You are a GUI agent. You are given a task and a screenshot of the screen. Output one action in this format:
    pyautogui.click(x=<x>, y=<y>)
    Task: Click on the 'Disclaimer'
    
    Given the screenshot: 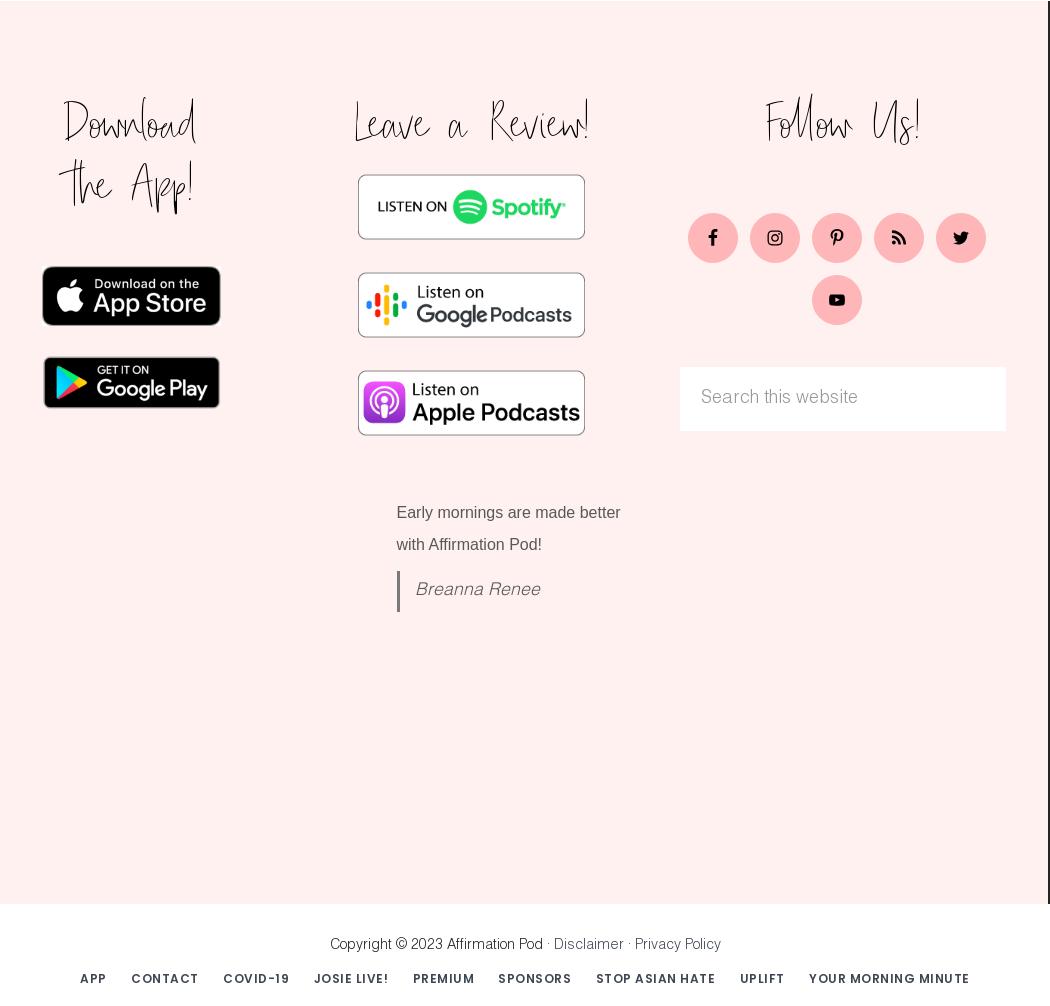 What is the action you would take?
    pyautogui.click(x=553, y=944)
    